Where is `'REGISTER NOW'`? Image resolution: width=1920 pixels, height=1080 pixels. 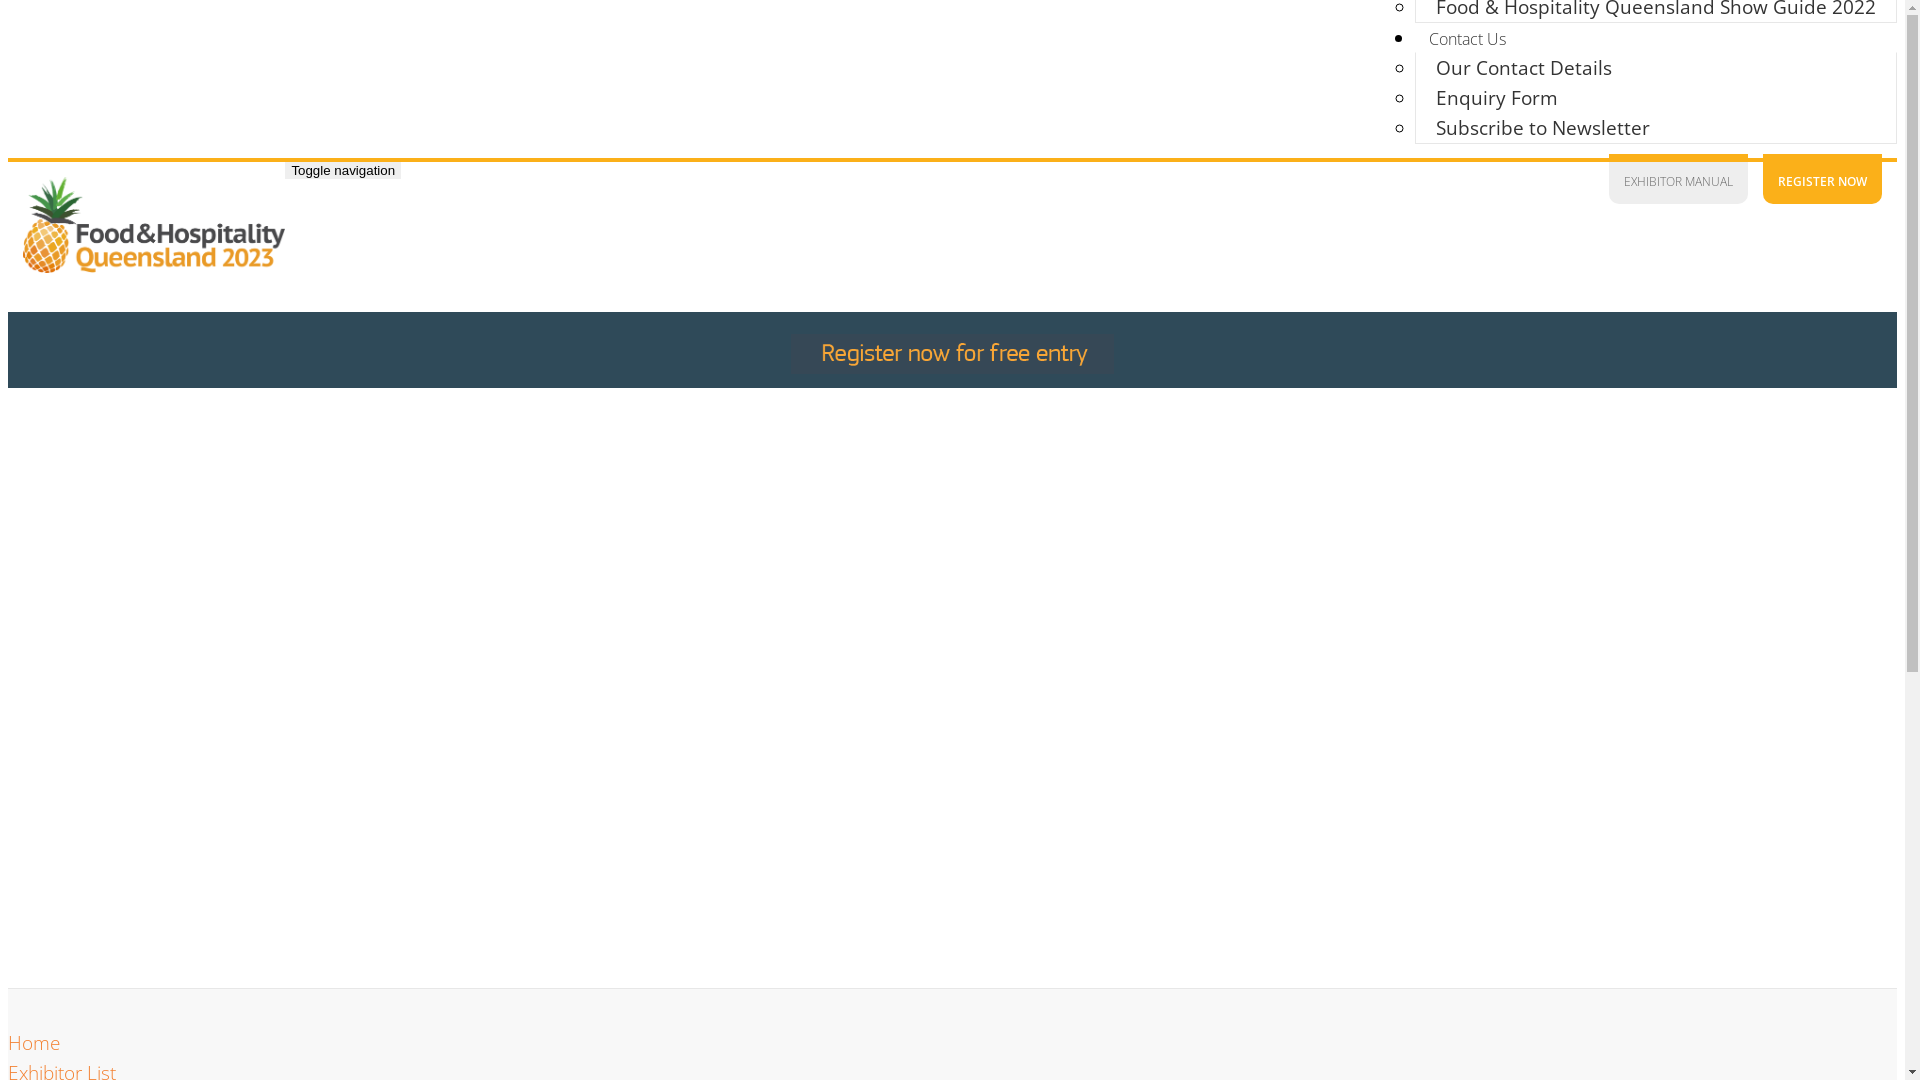 'REGISTER NOW' is located at coordinates (1822, 177).